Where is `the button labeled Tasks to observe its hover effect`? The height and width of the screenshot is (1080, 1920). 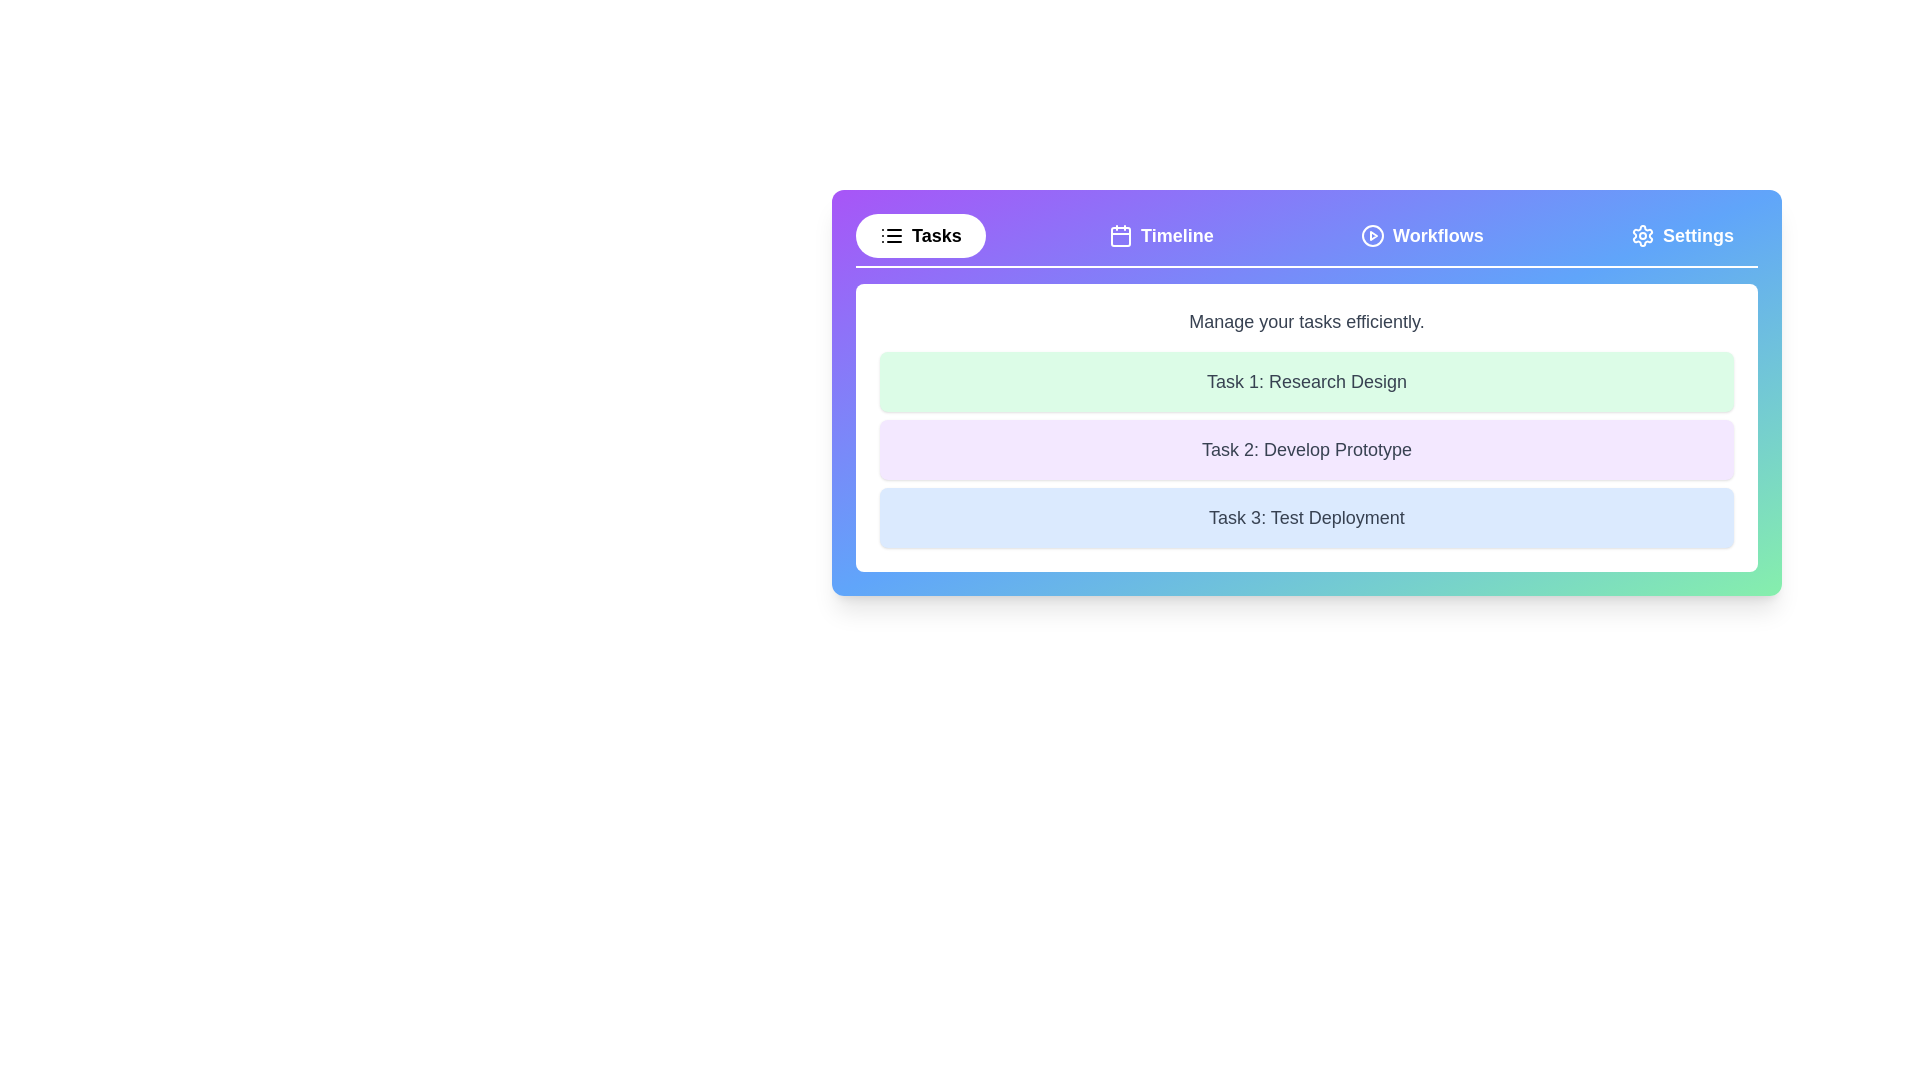
the button labeled Tasks to observe its hover effect is located at coordinates (919, 234).